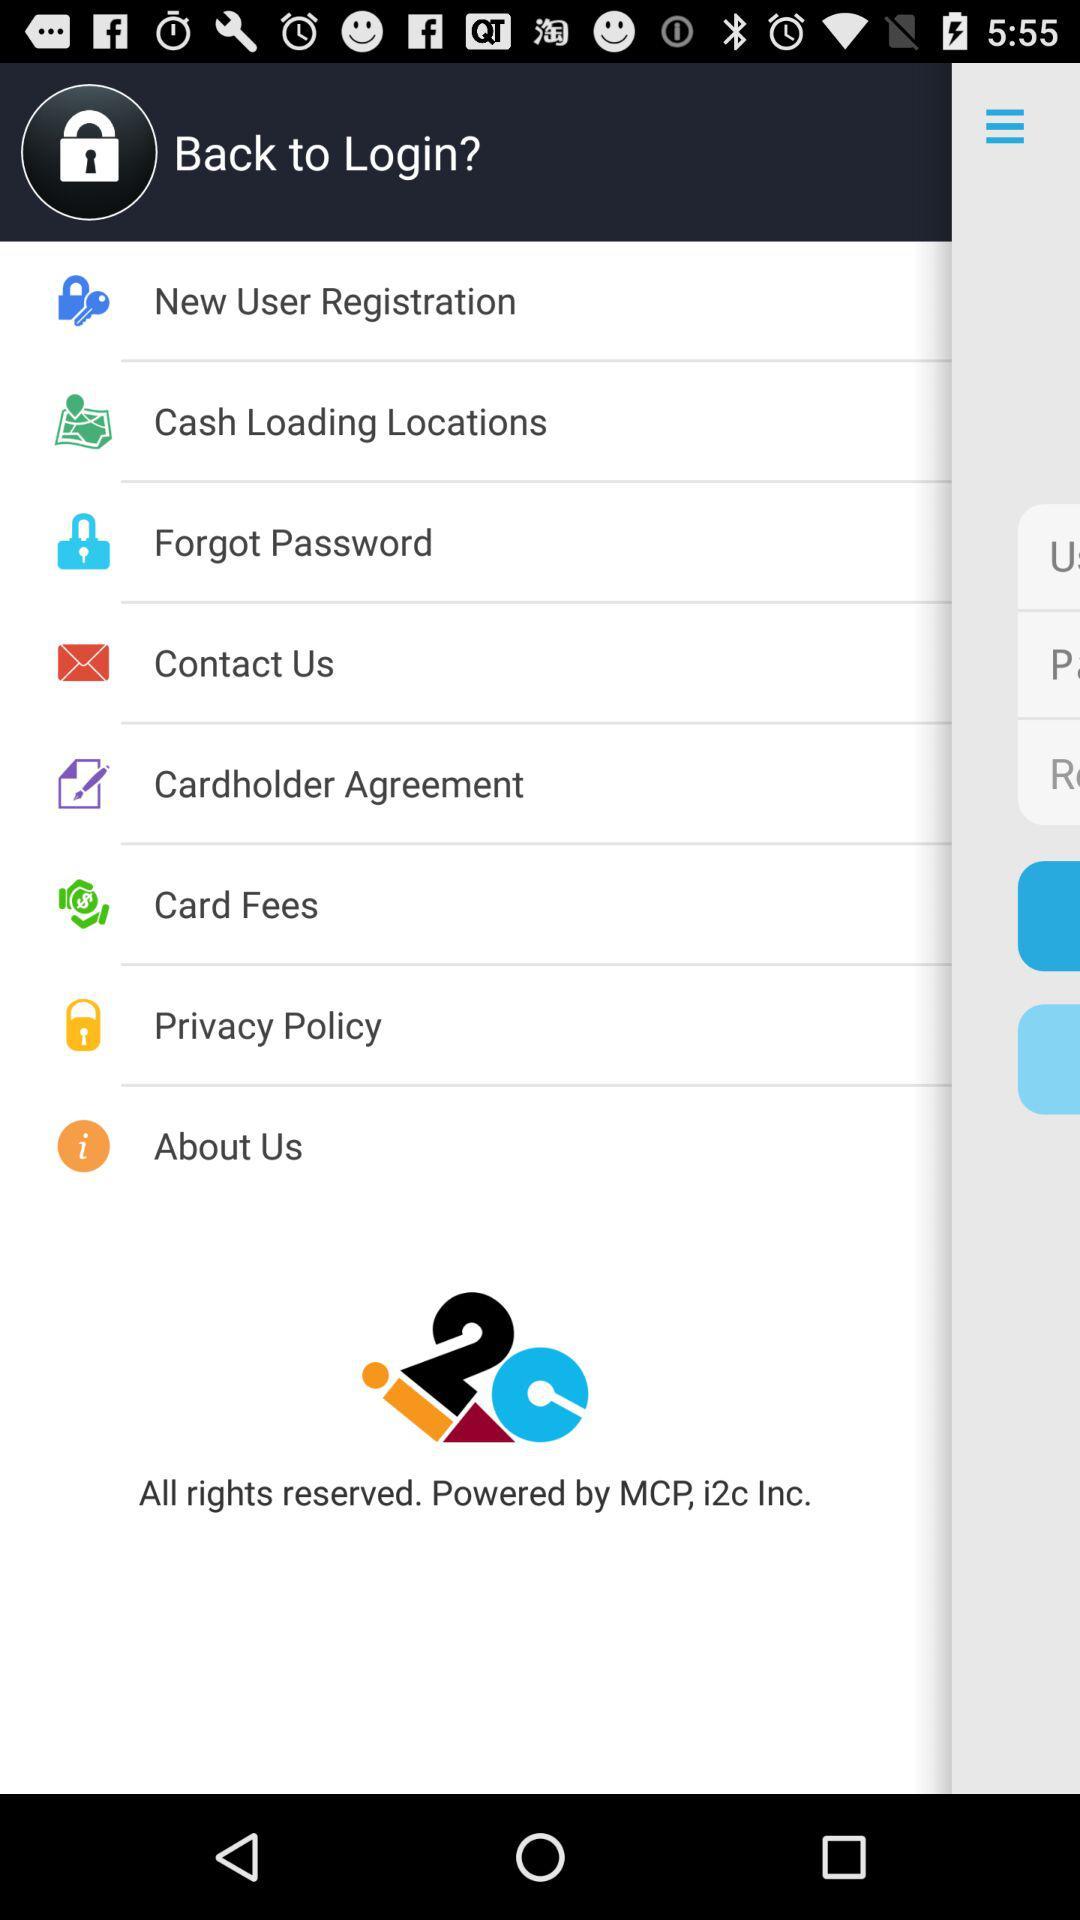 Image resolution: width=1080 pixels, height=1920 pixels. What do you see at coordinates (887, 151) in the screenshot?
I see `app to the right of the back to login?` at bounding box center [887, 151].